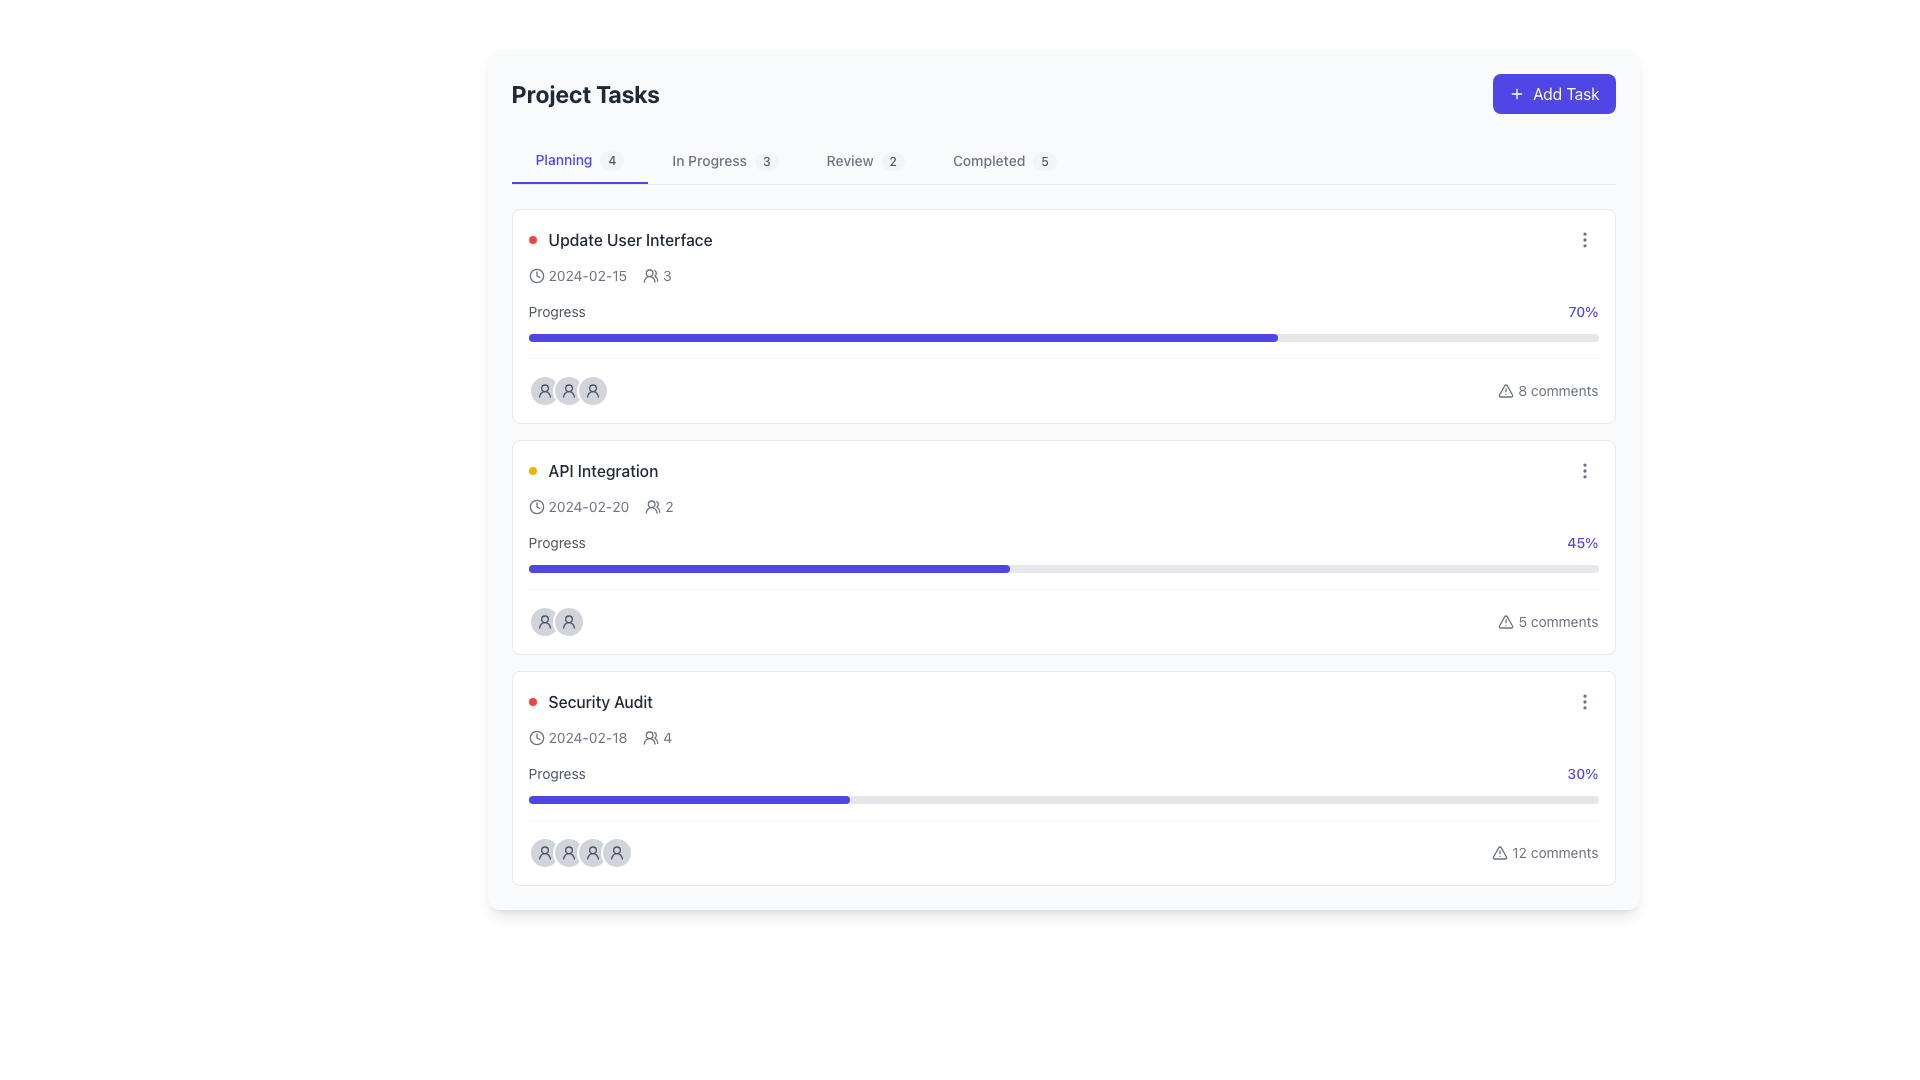  Describe the element at coordinates (659, 505) in the screenshot. I see `the text label displaying the number '2' next to the user group icon in the 'API Integration' task section` at that location.